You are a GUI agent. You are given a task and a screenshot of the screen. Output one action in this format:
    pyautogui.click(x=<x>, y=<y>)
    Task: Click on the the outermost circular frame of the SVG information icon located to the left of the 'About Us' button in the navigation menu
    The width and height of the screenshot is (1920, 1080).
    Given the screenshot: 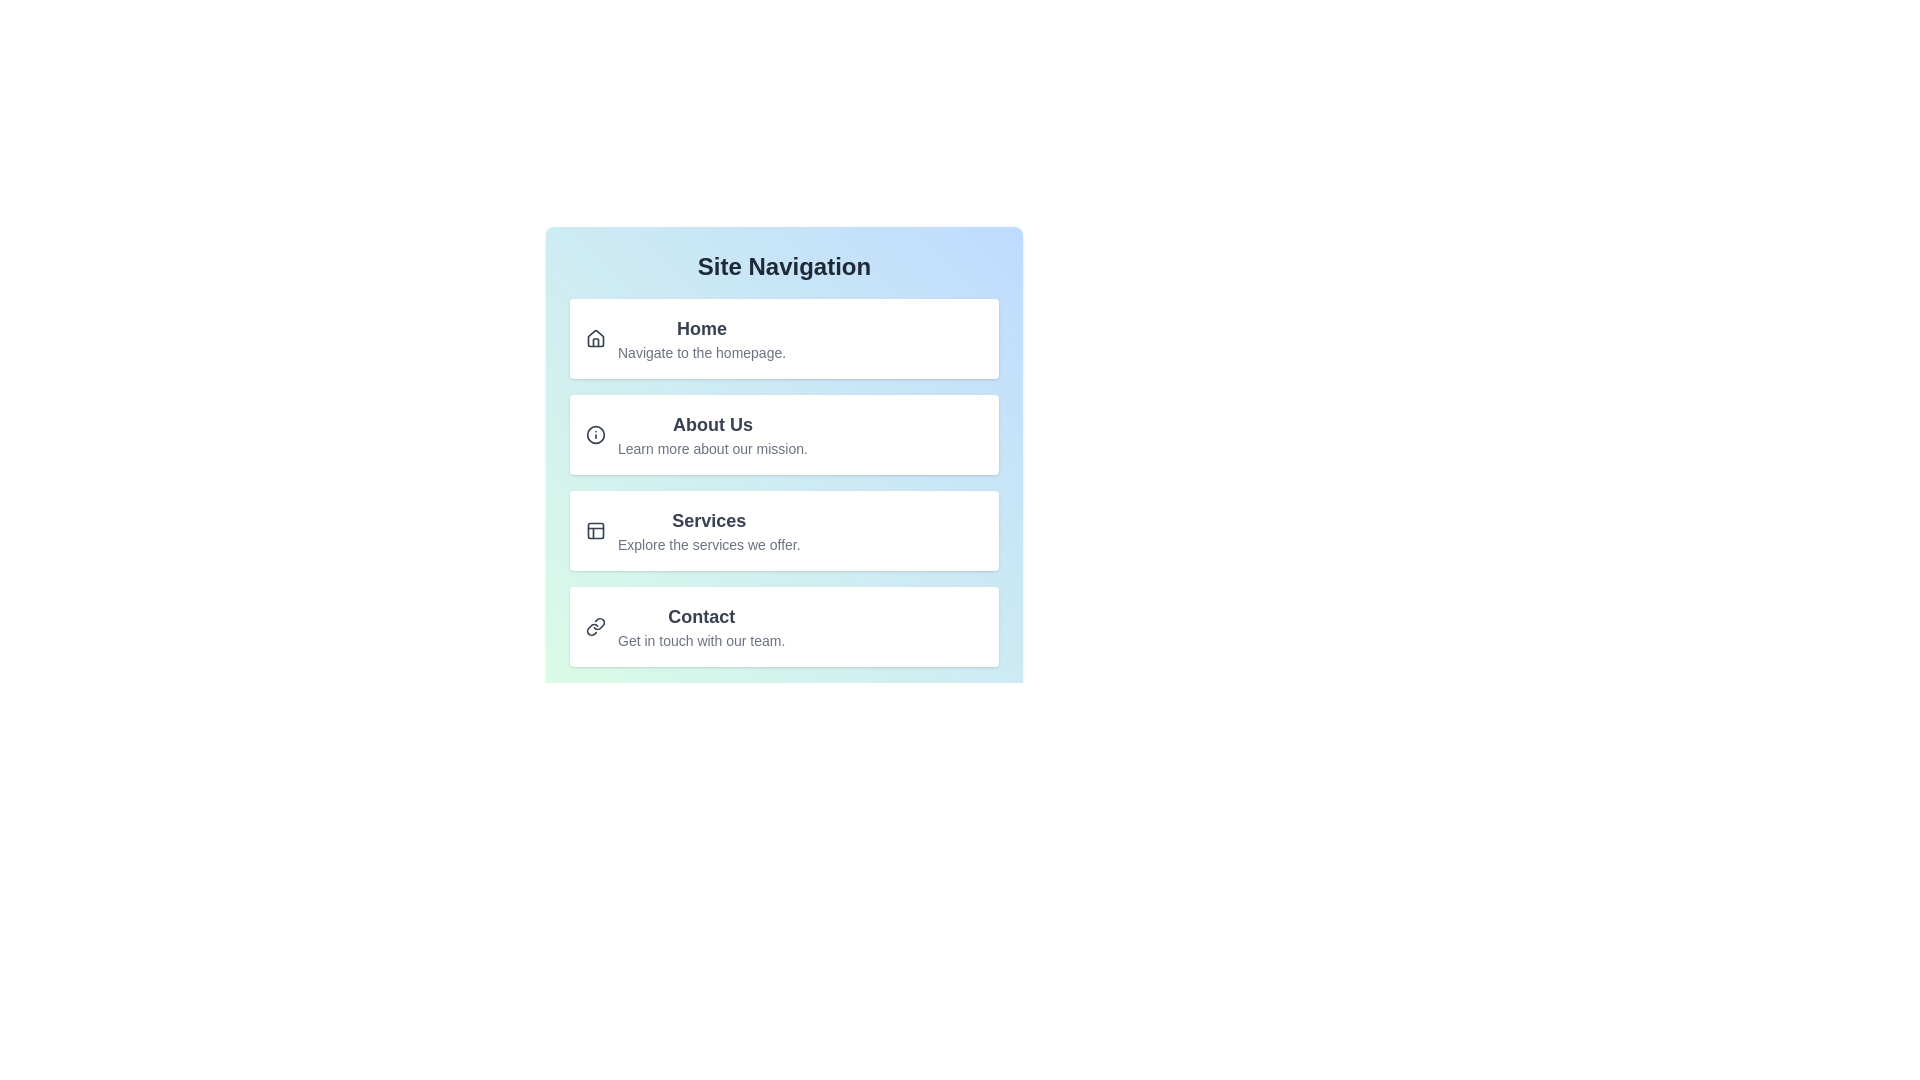 What is the action you would take?
    pyautogui.click(x=594, y=434)
    